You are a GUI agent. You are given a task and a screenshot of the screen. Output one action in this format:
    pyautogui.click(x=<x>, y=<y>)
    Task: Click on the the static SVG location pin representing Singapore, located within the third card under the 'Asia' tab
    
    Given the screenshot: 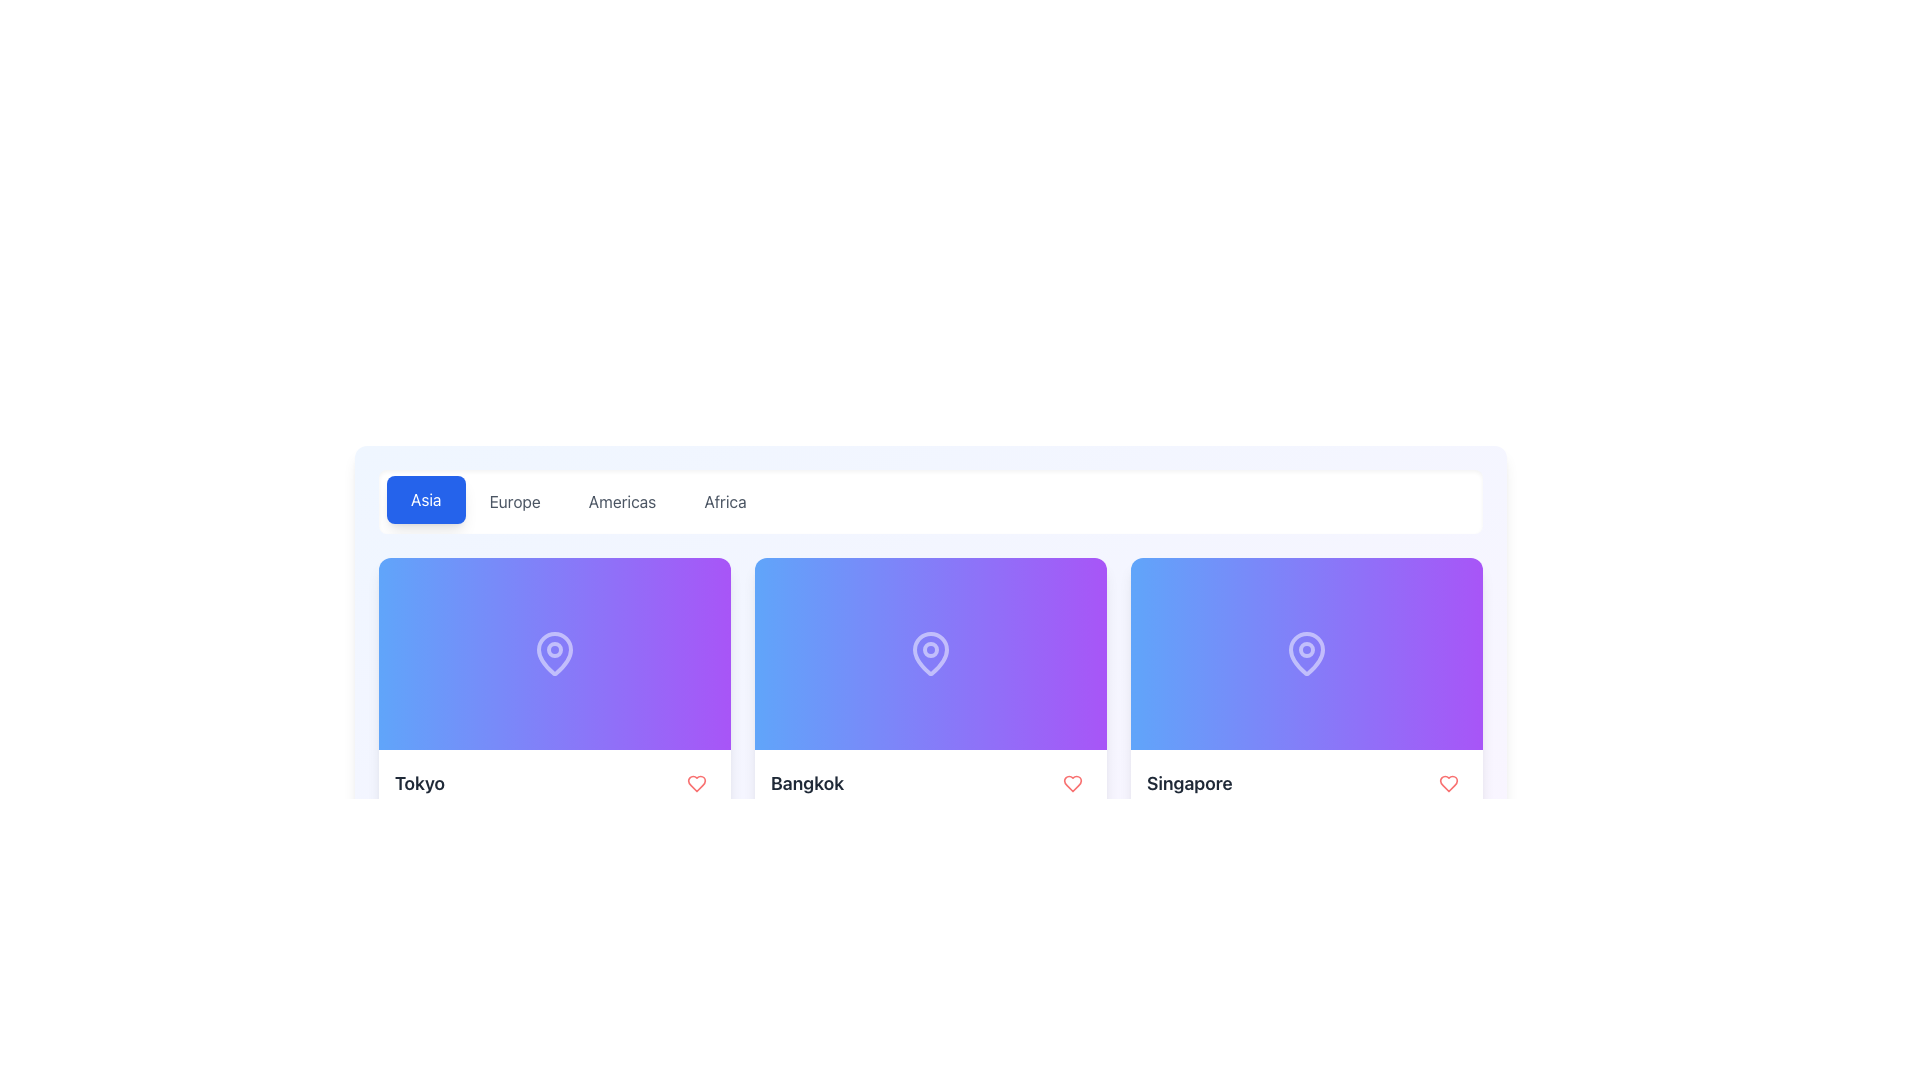 What is the action you would take?
    pyautogui.click(x=1306, y=652)
    